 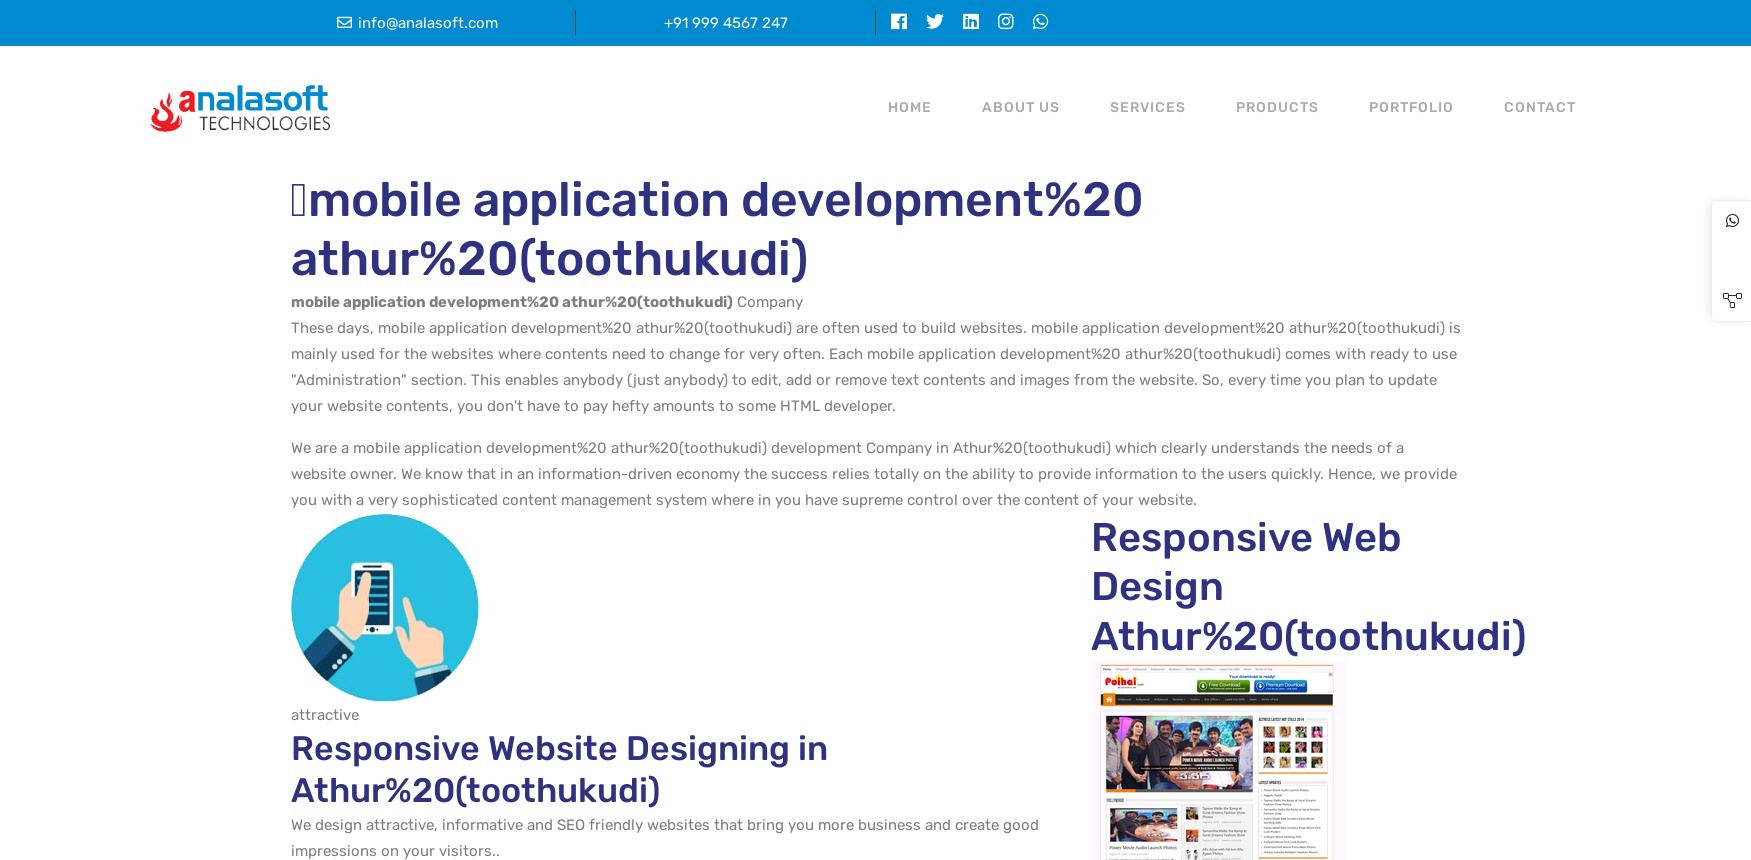 I want to click on 'PRODUCTS', so click(x=1277, y=106).